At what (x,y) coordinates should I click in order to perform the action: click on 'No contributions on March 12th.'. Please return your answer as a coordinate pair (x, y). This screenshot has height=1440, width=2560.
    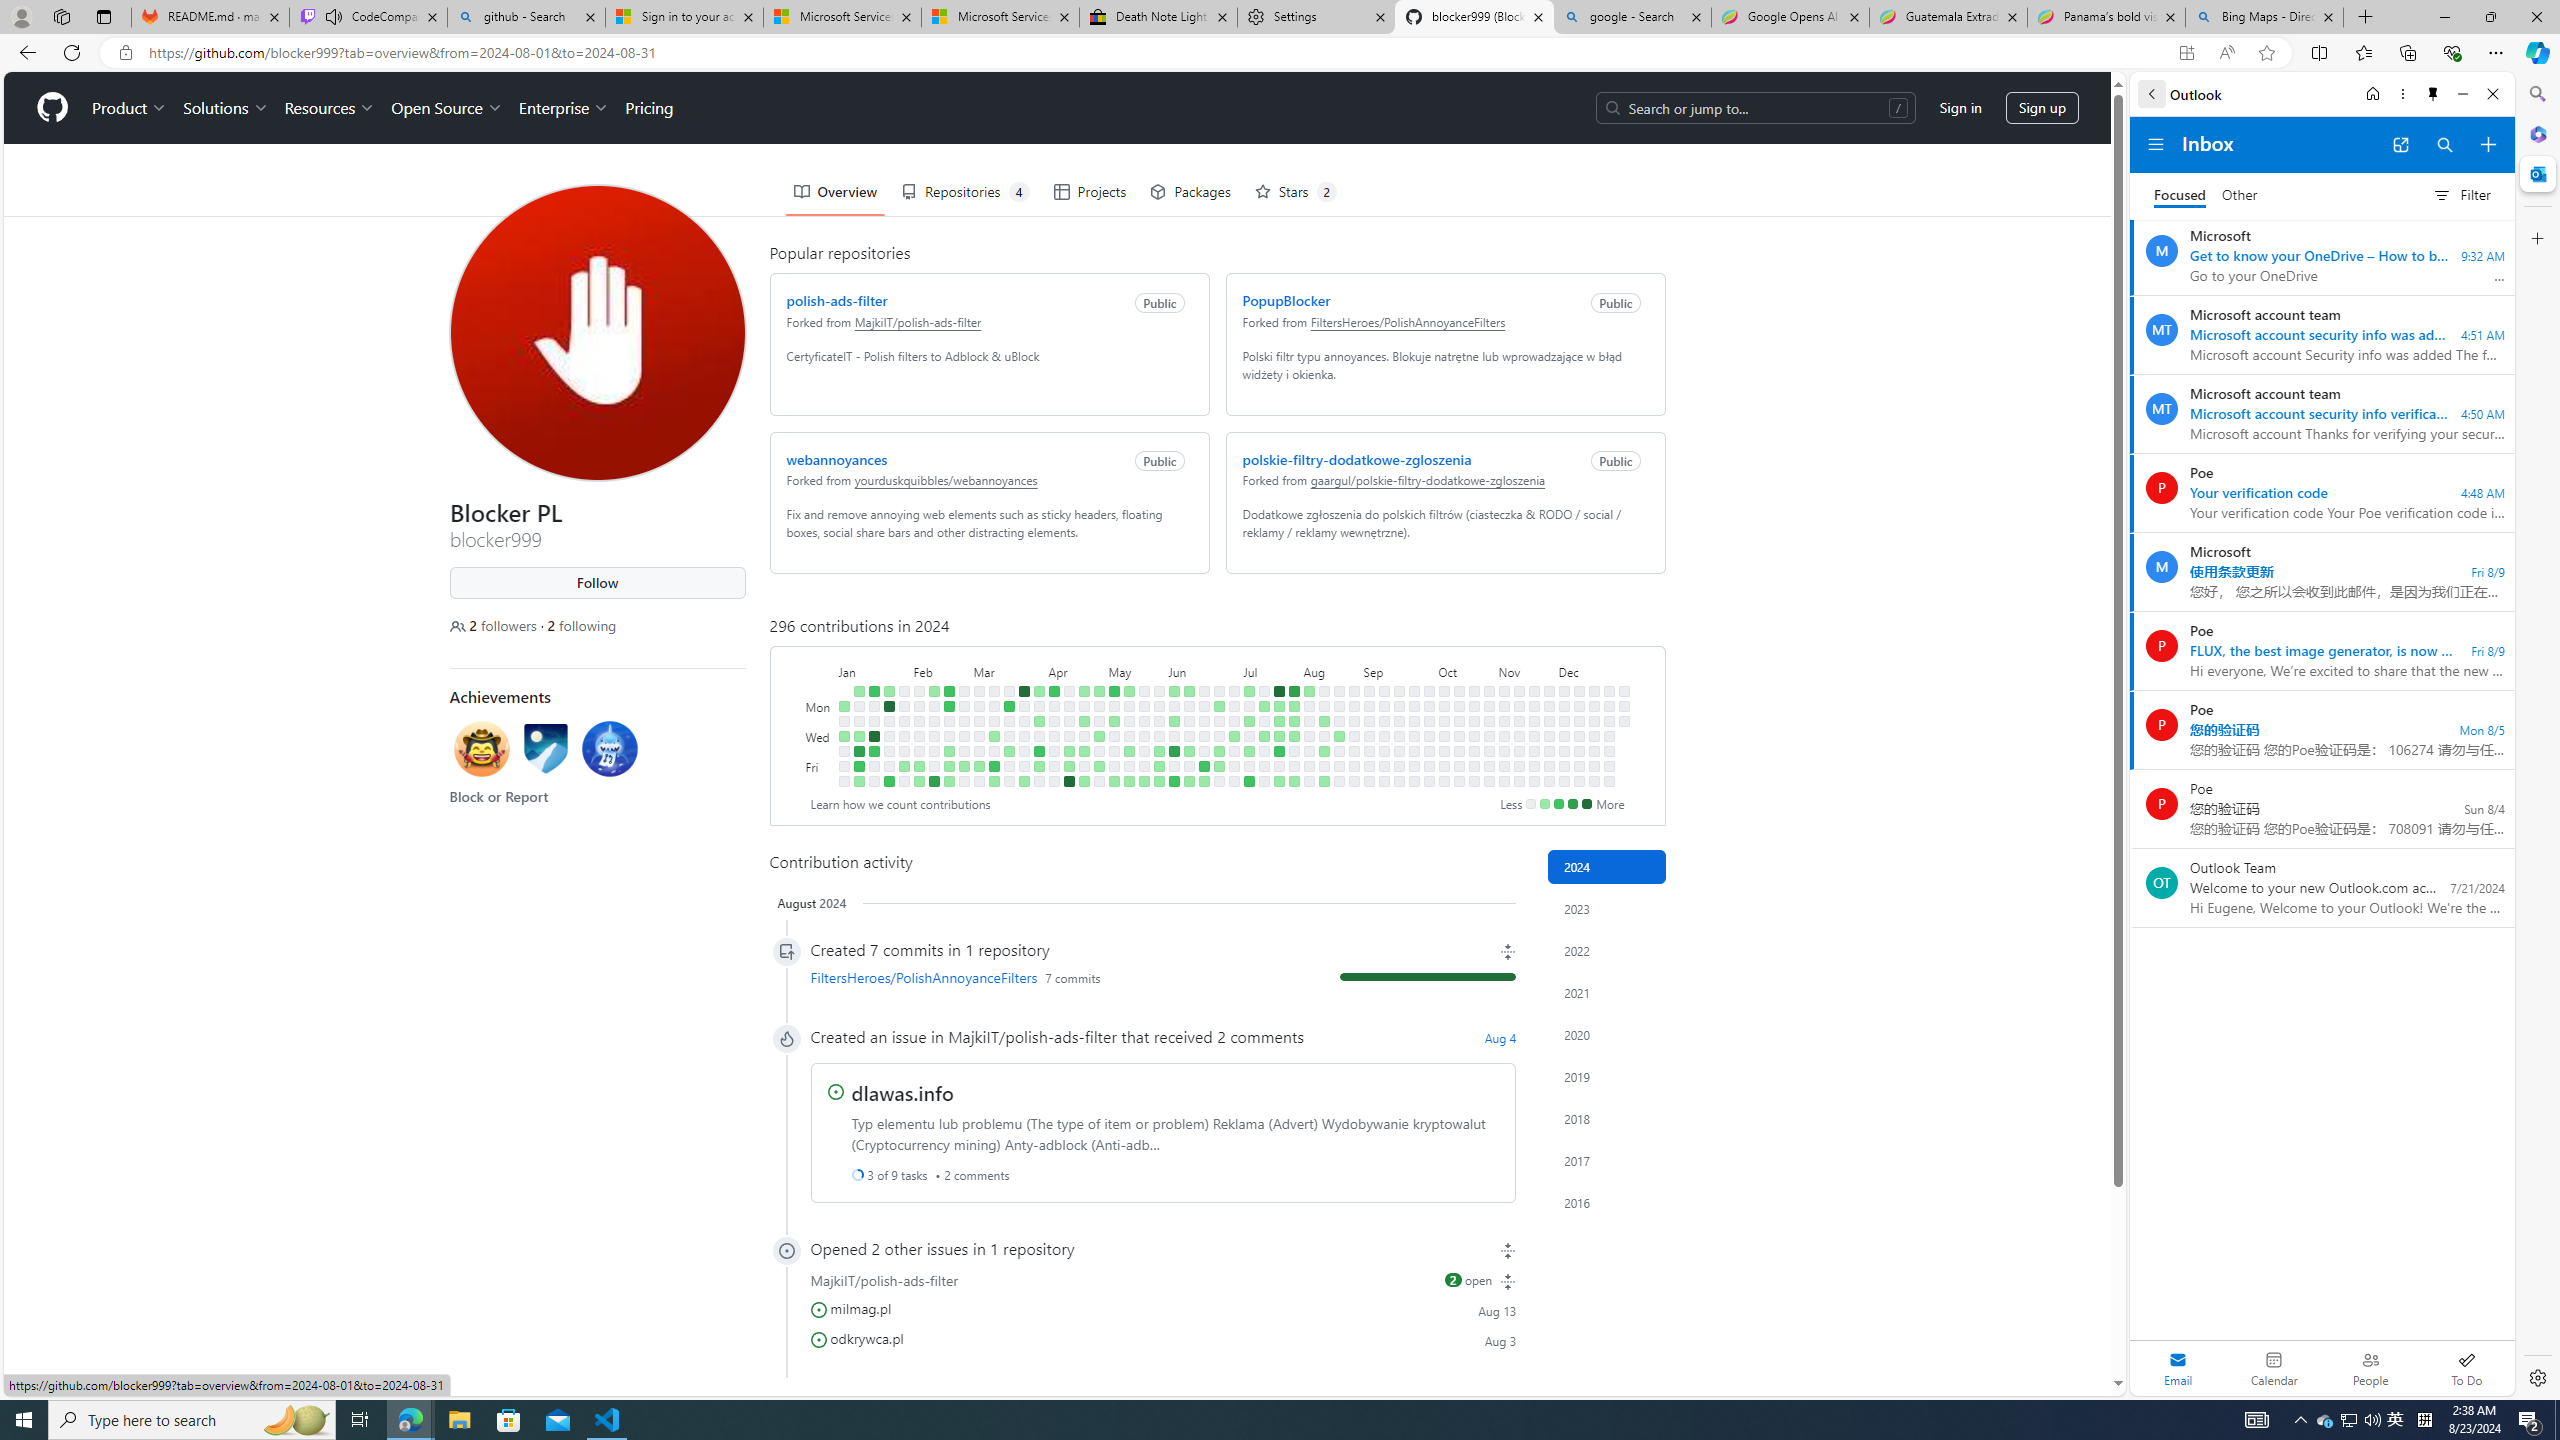
    Looking at the image, I should click on (994, 720).